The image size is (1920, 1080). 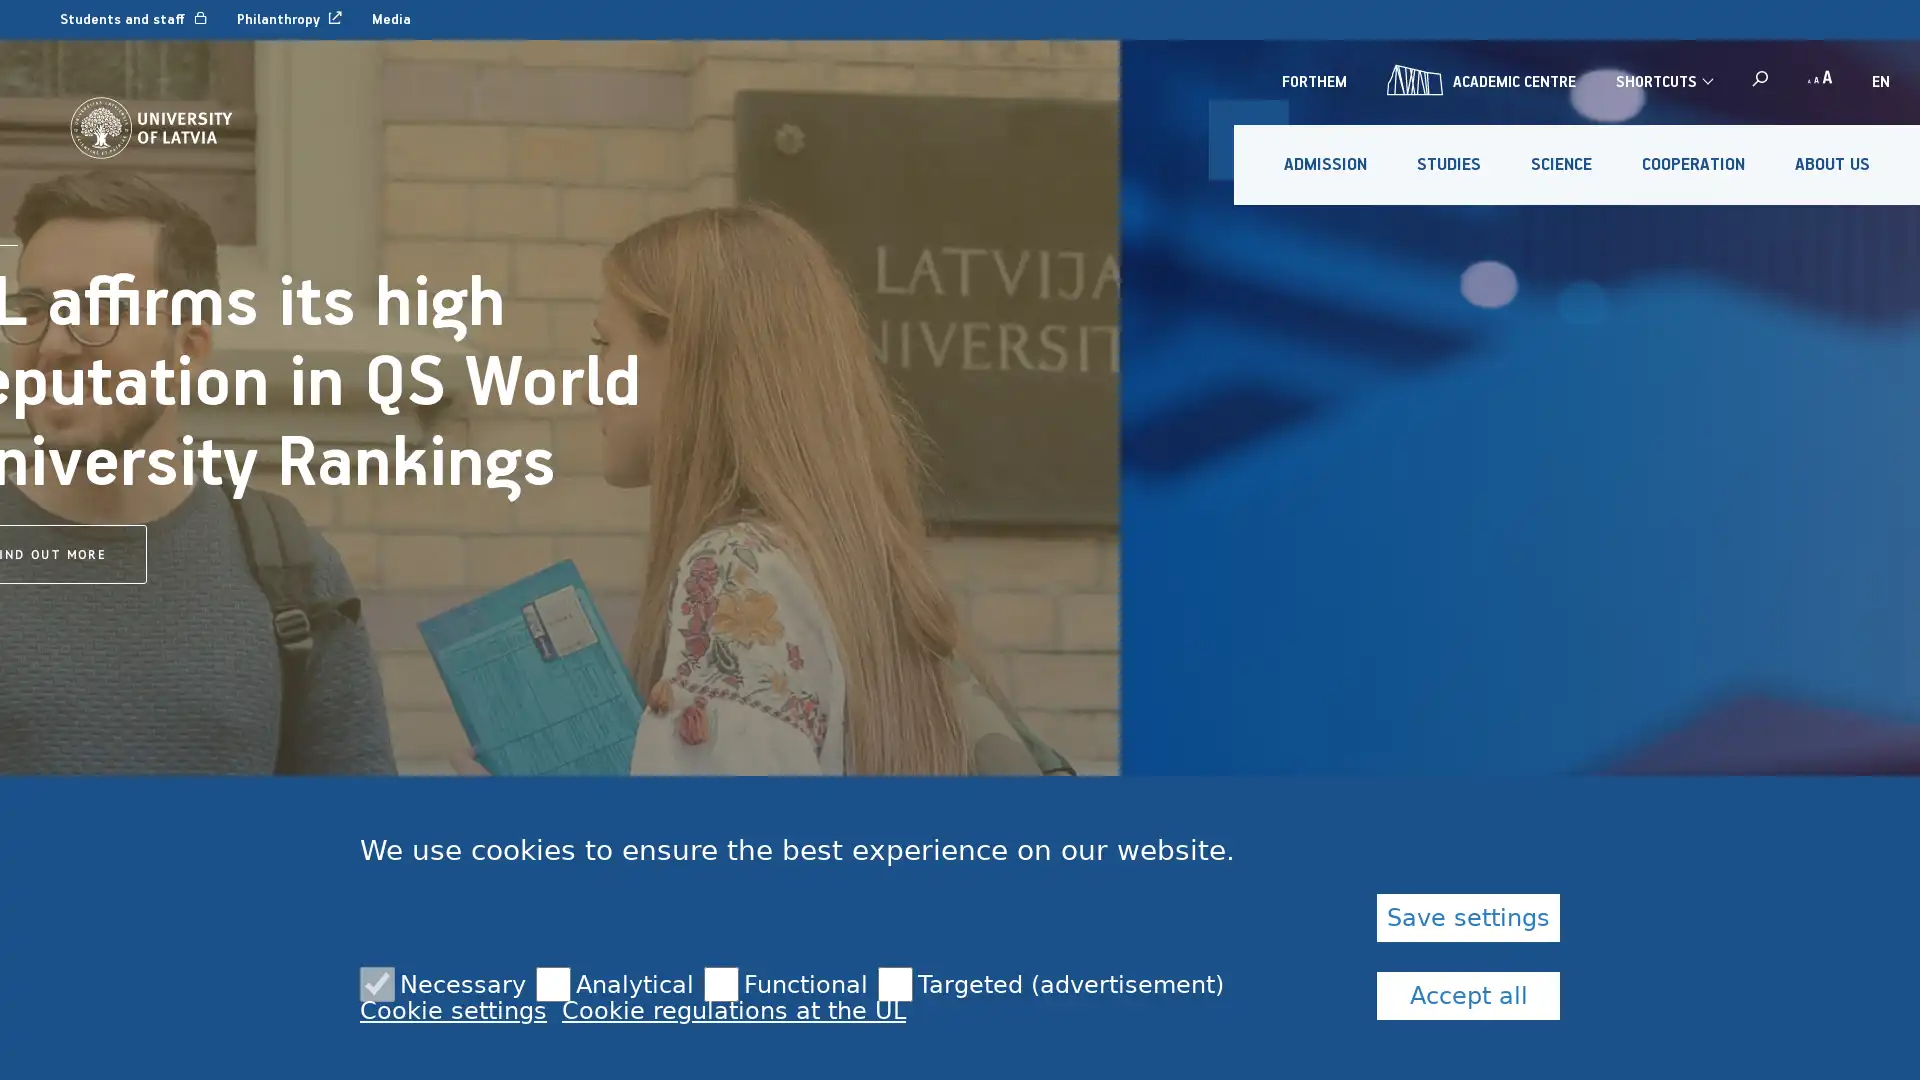 I want to click on EN, so click(x=1880, y=80).